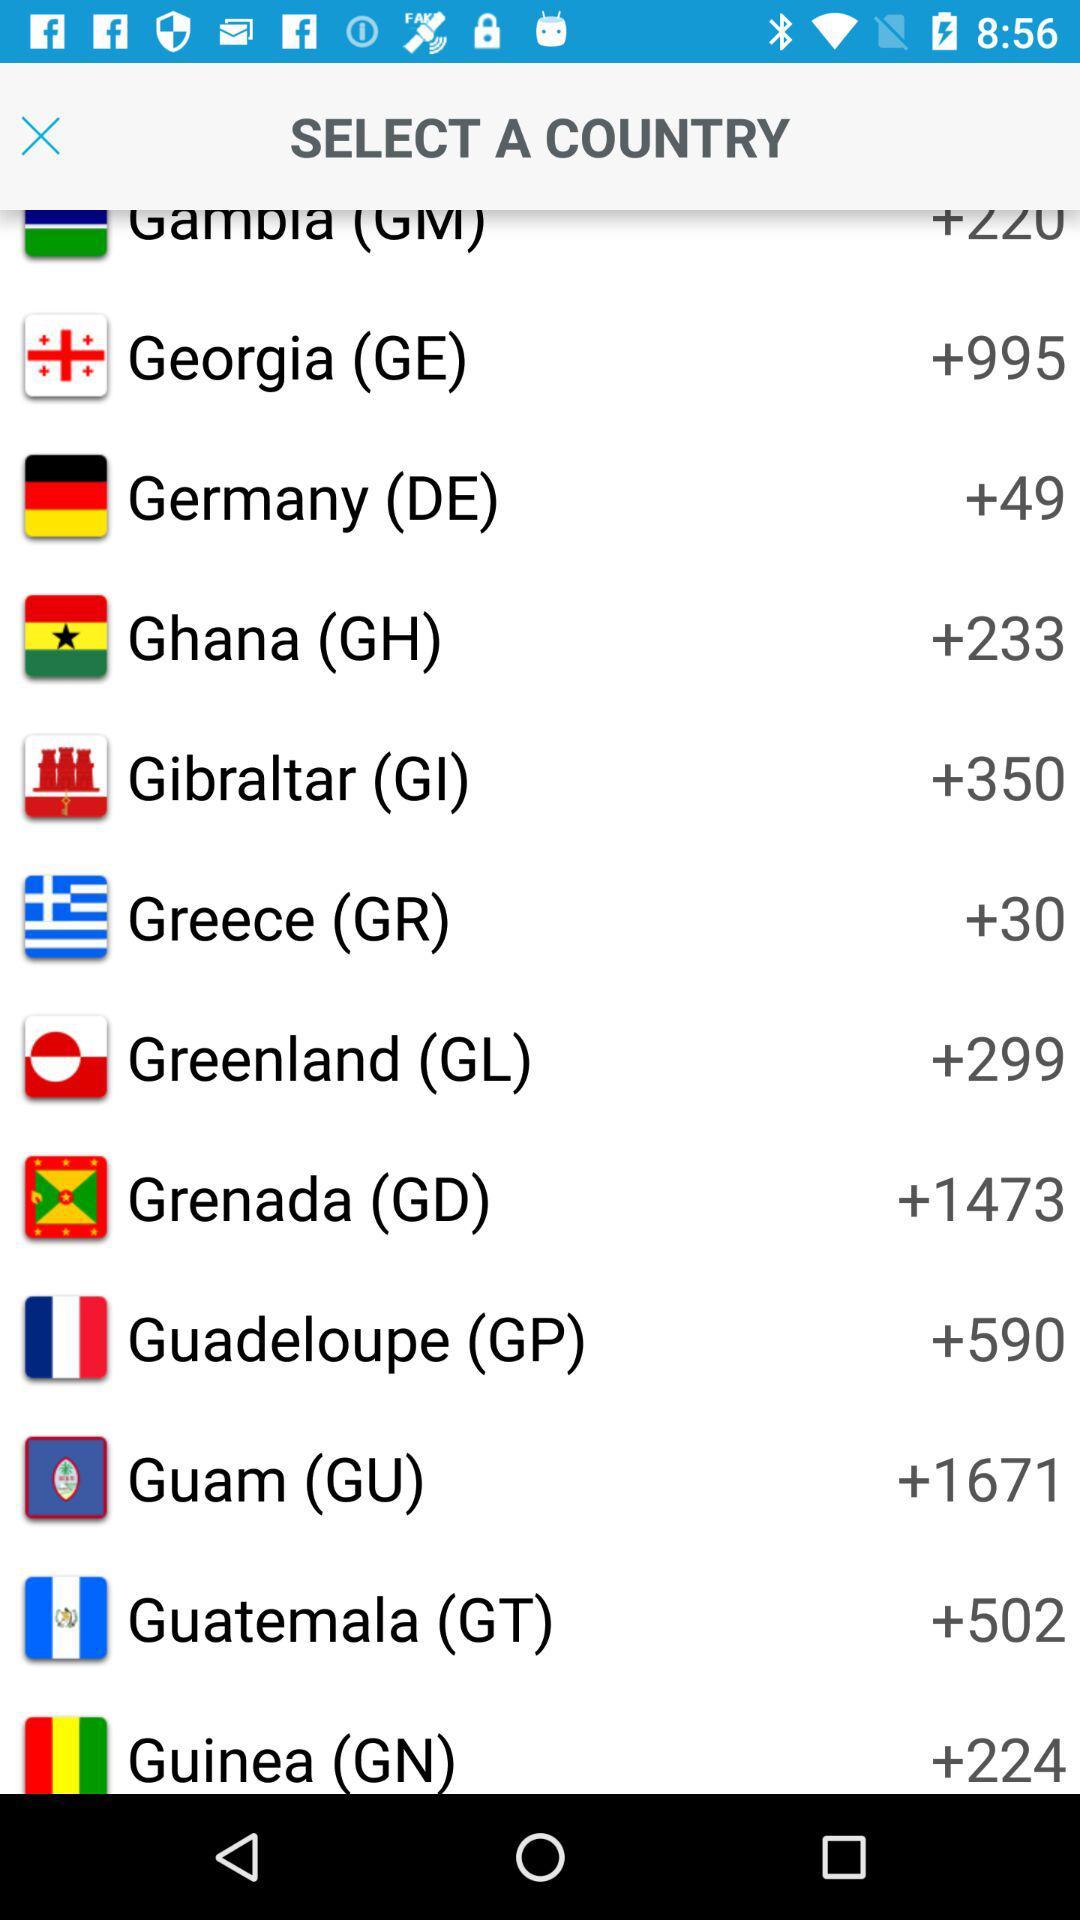 Image resolution: width=1080 pixels, height=1920 pixels. I want to click on the +49 icon, so click(1015, 495).